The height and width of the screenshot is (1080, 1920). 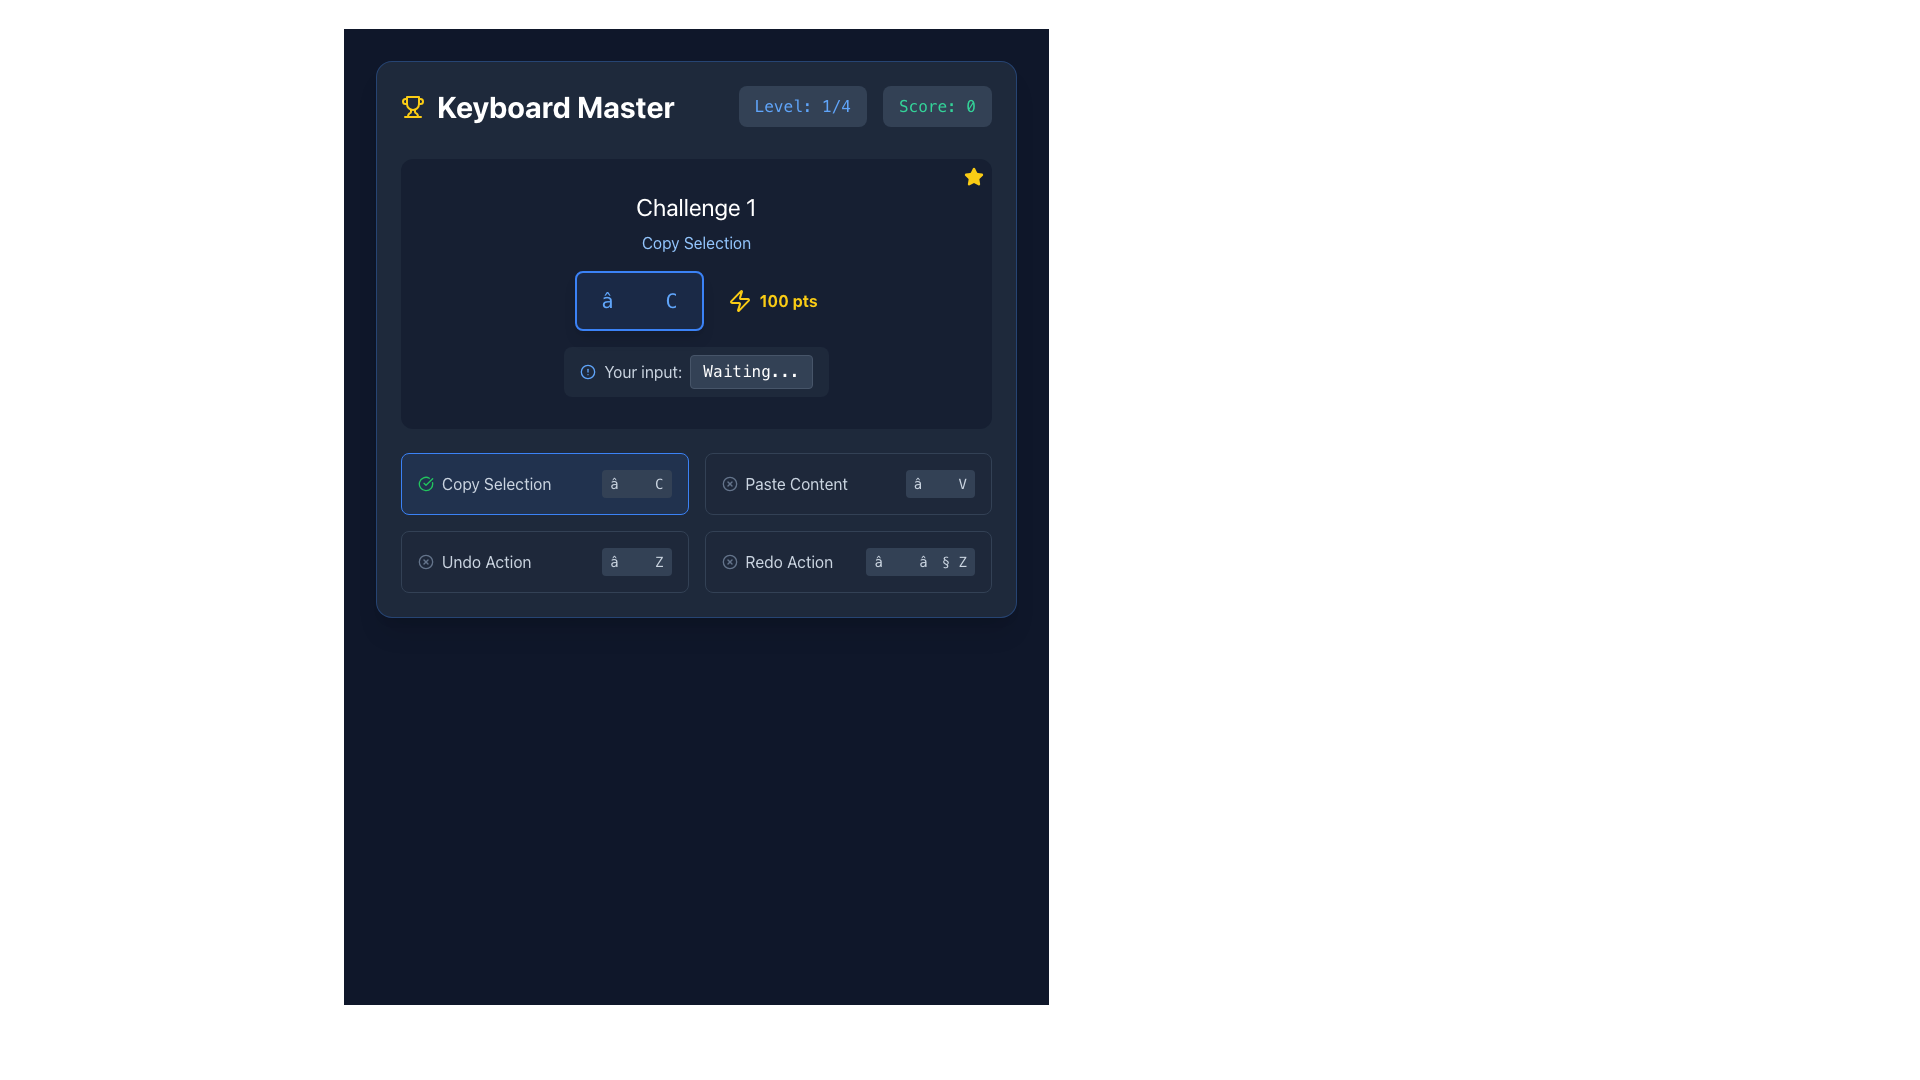 What do you see at coordinates (425, 562) in the screenshot?
I see `the cancel action icon, which is a gray circular outline with a diagonal line, located to the left of the 'Undo Action' text` at bounding box center [425, 562].